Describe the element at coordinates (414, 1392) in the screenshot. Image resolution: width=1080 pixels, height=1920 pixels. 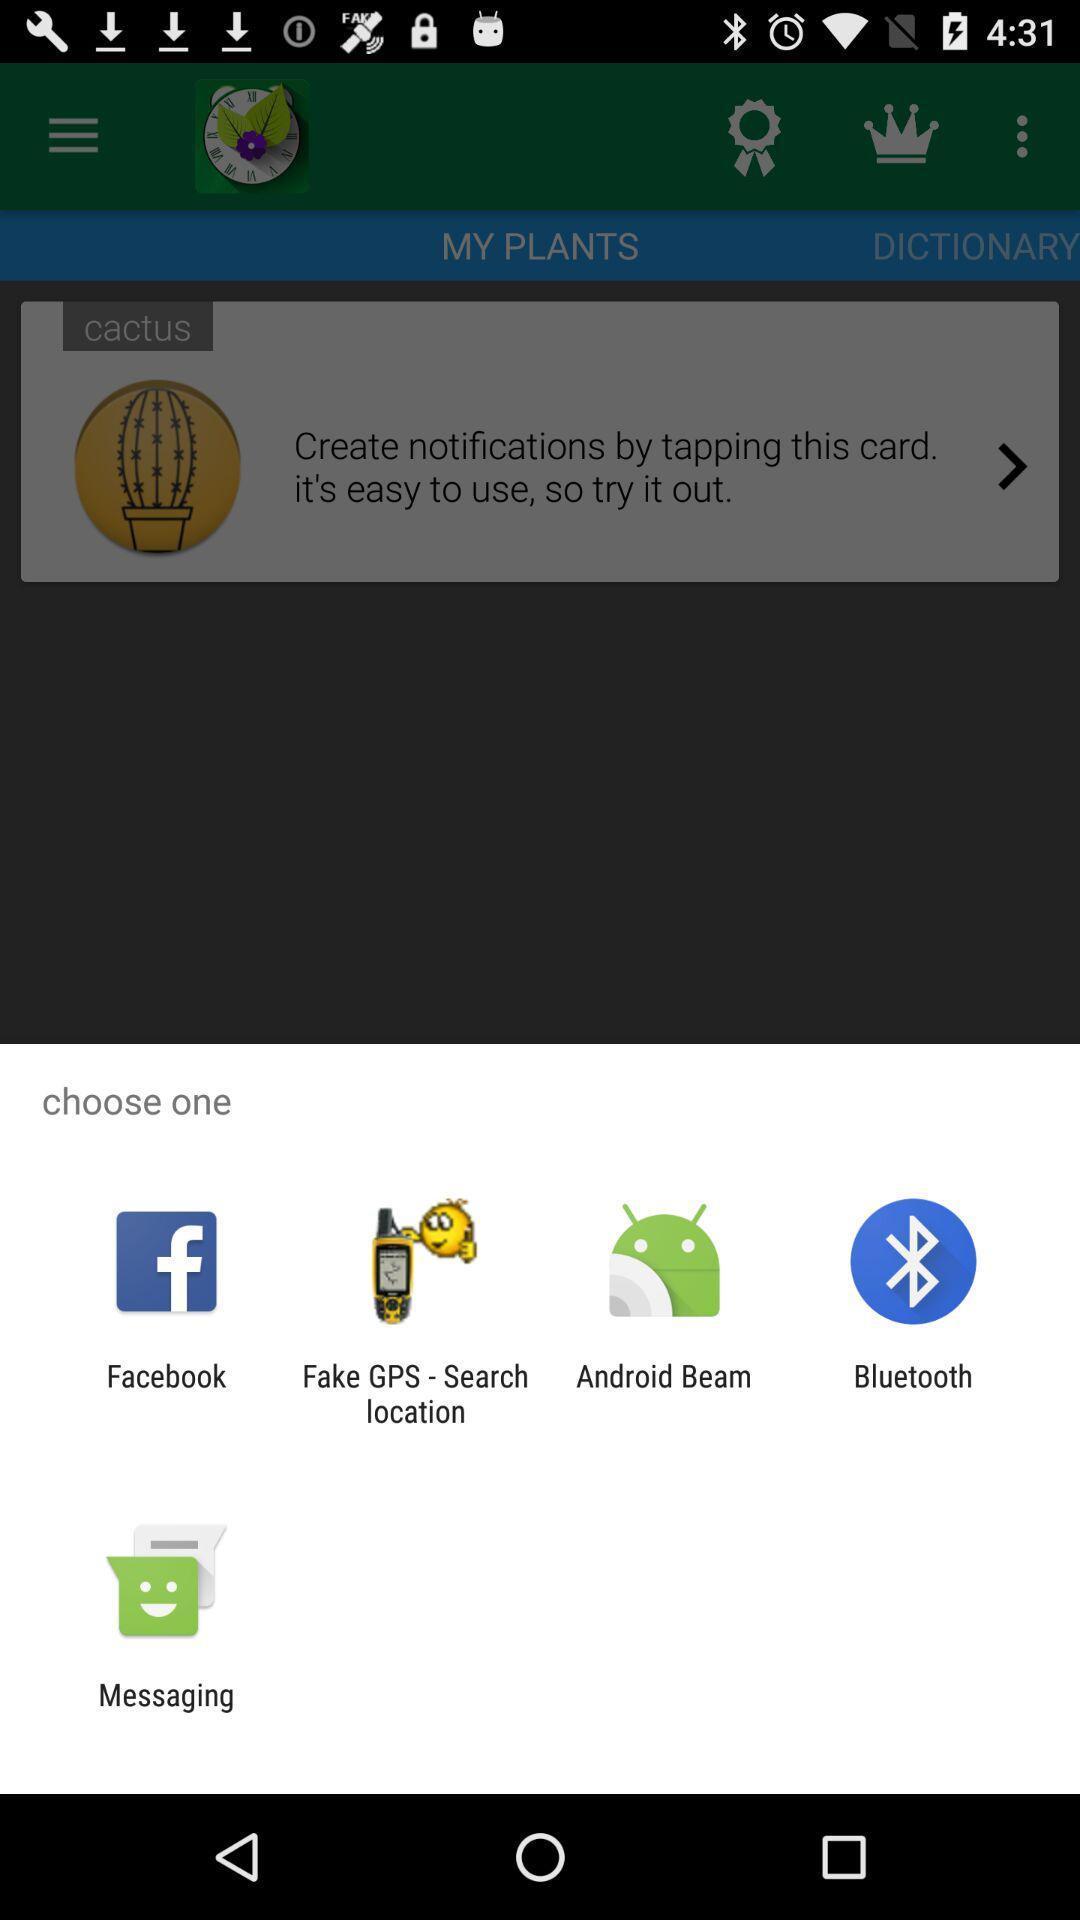
I see `app to the left of the android beam` at that location.